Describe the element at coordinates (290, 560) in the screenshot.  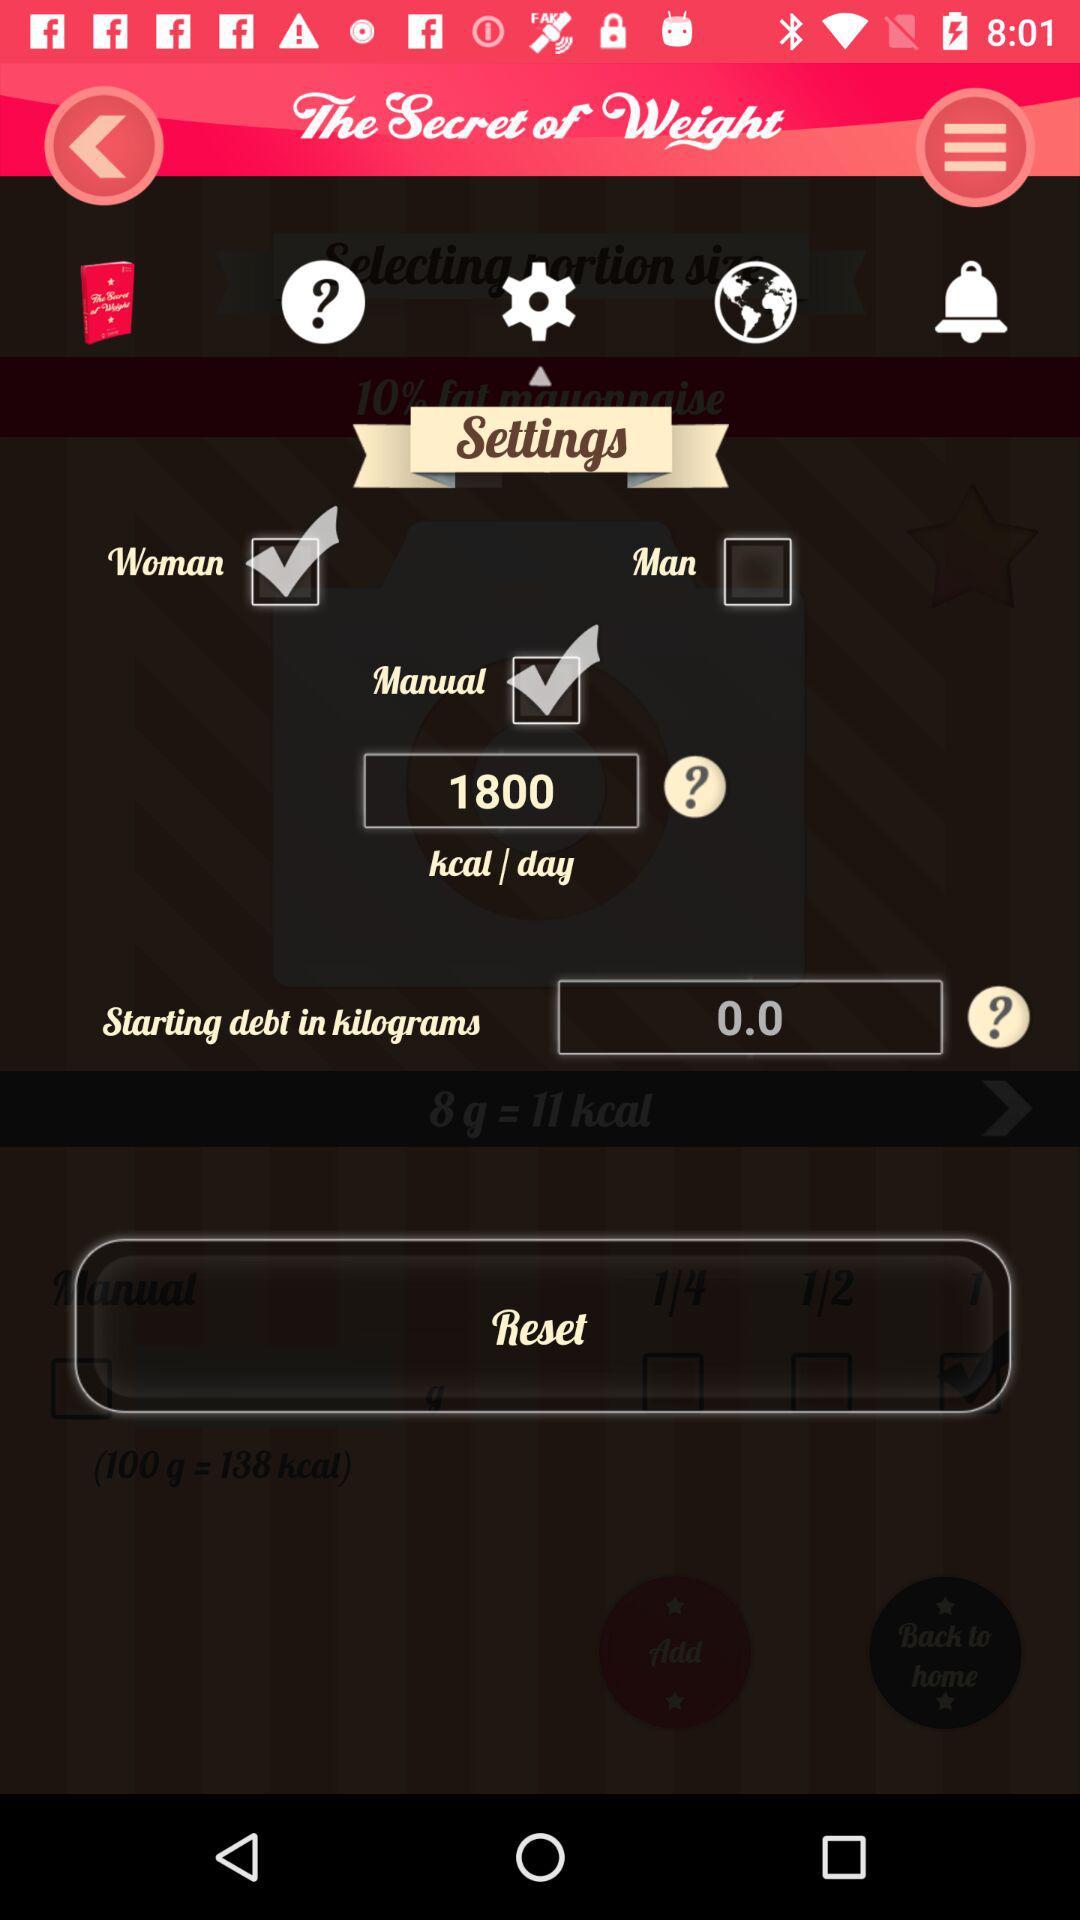
I see `choose woman` at that location.